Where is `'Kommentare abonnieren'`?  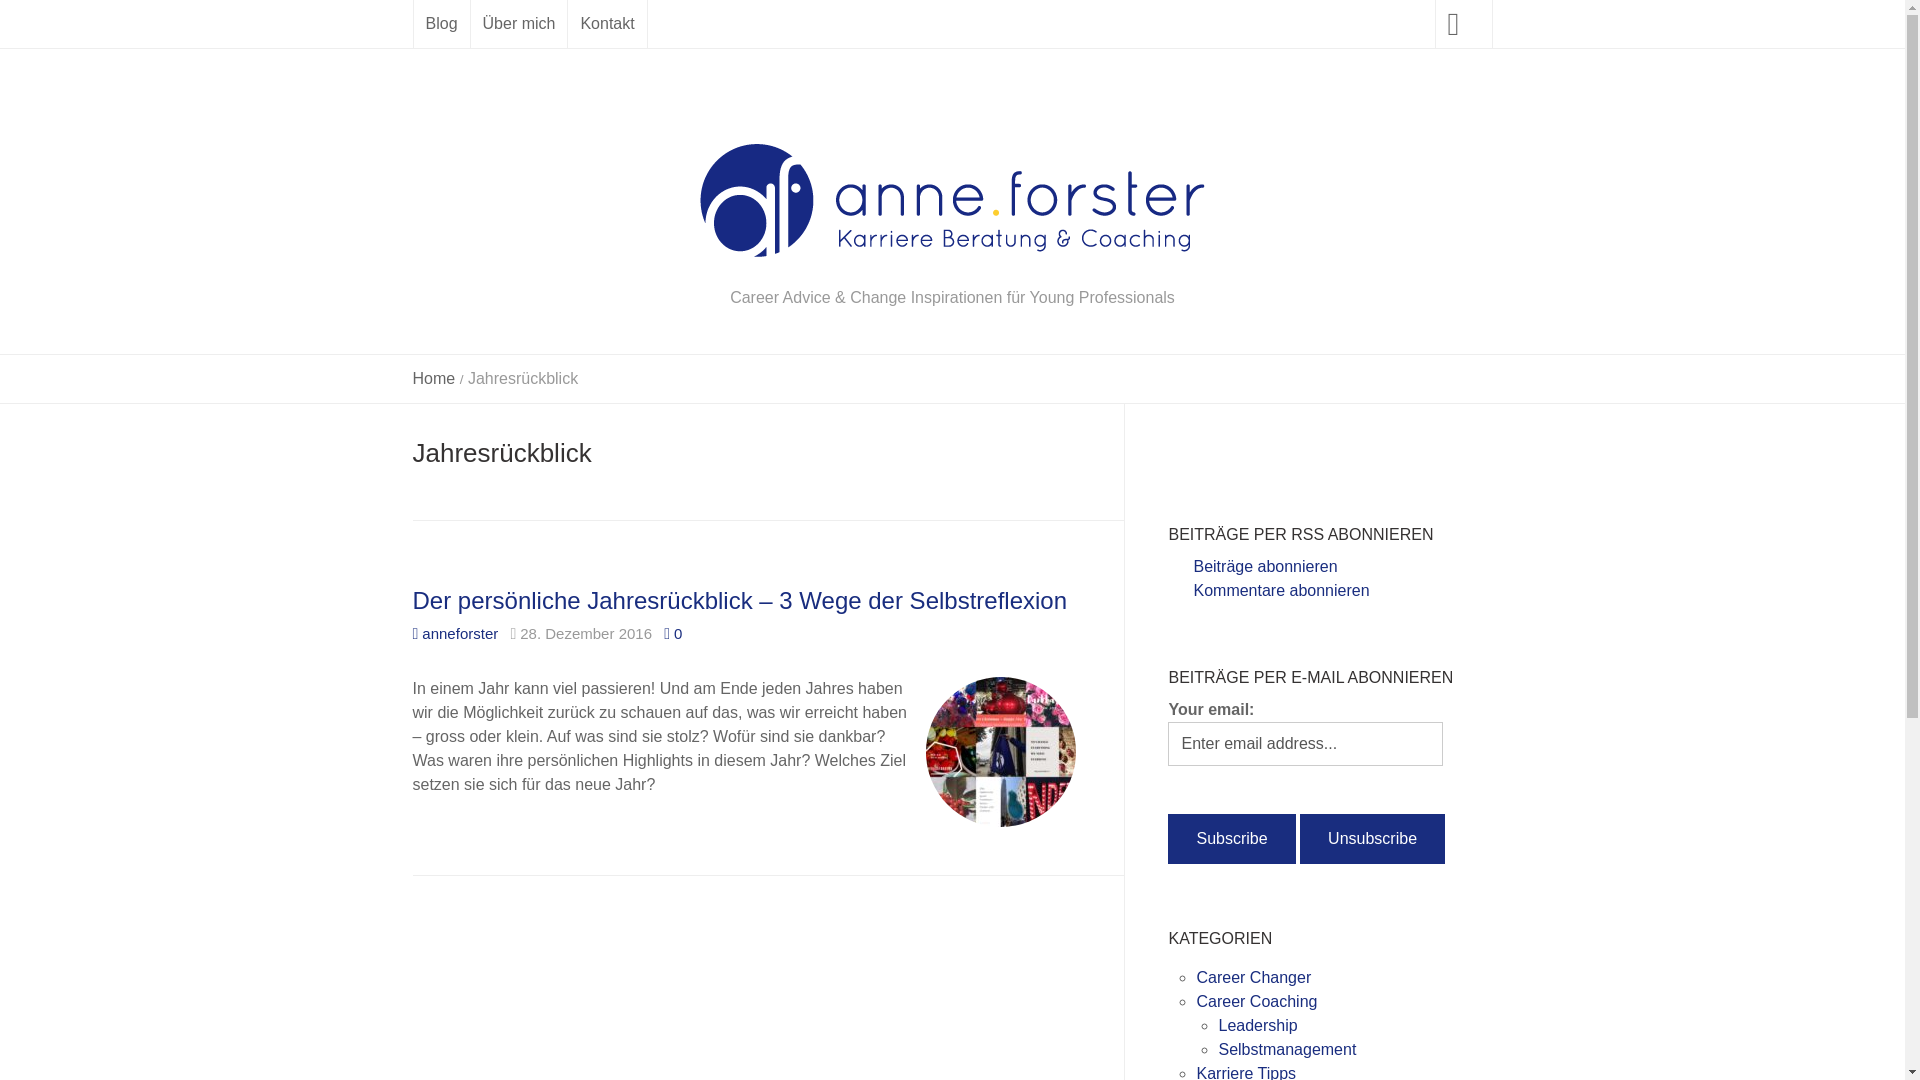 'Kommentare abonnieren' is located at coordinates (1267, 589).